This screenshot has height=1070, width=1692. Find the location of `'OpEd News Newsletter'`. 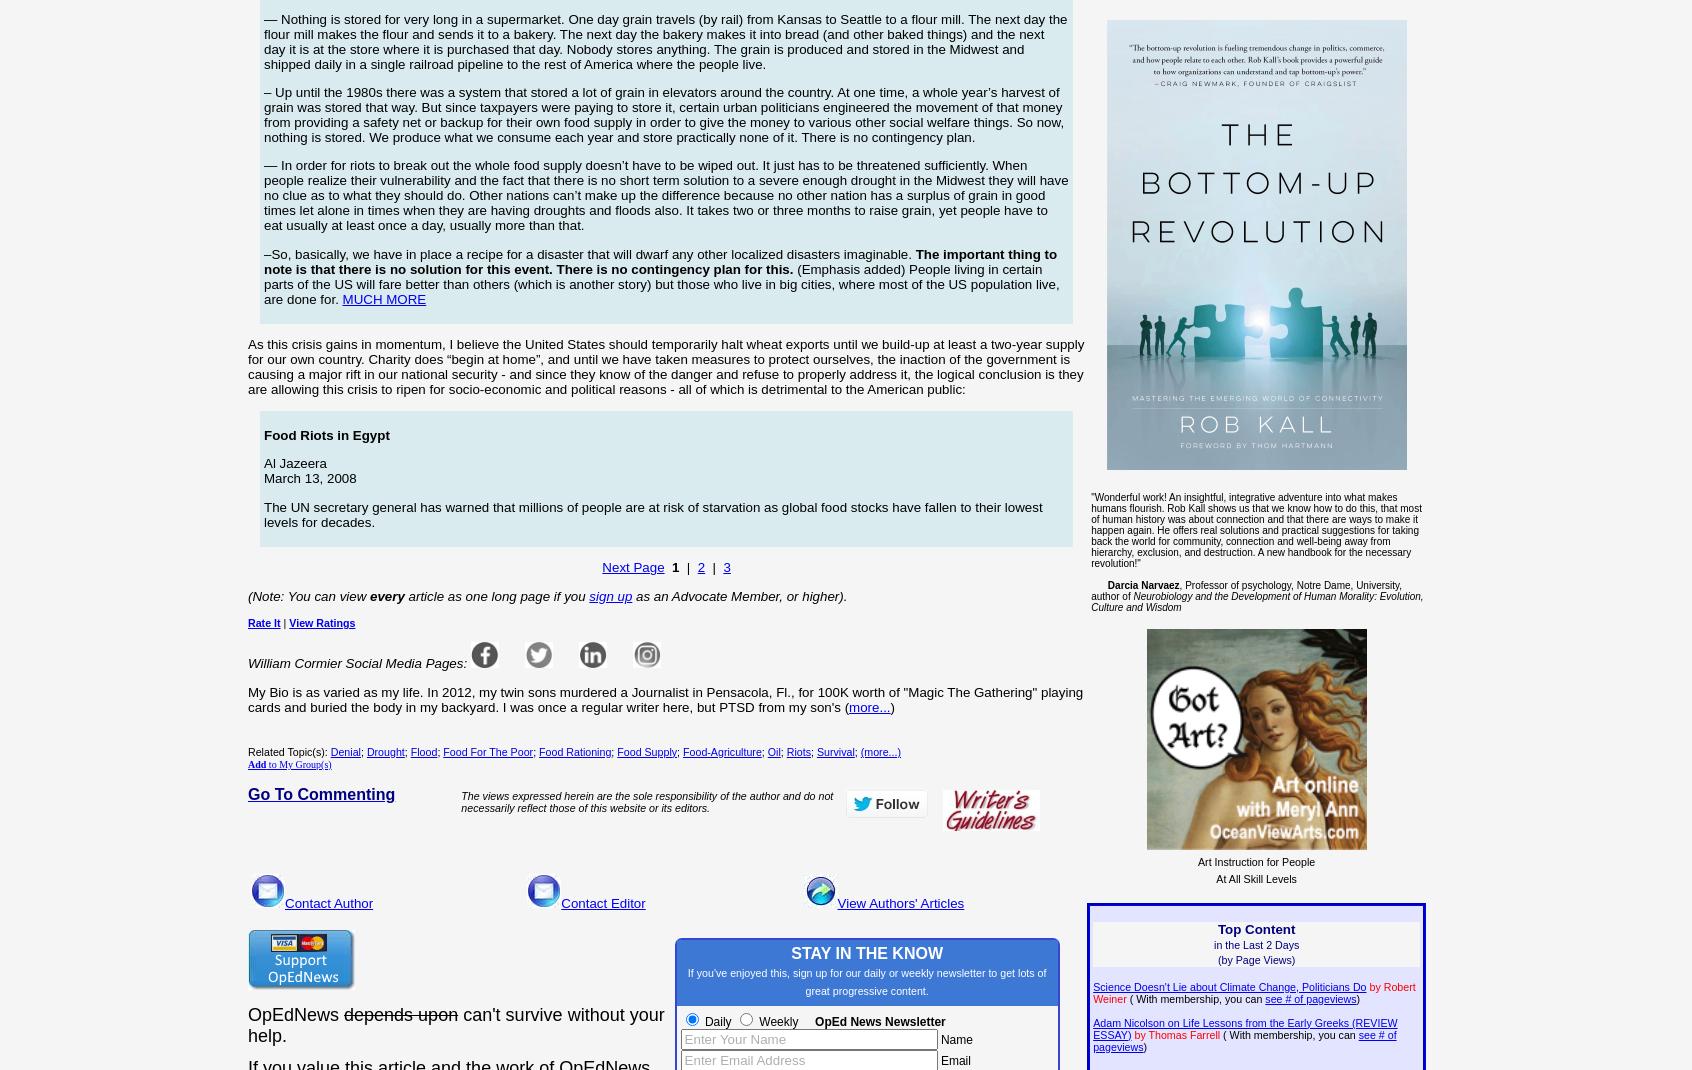

'OpEd News Newsletter' is located at coordinates (815, 1021).